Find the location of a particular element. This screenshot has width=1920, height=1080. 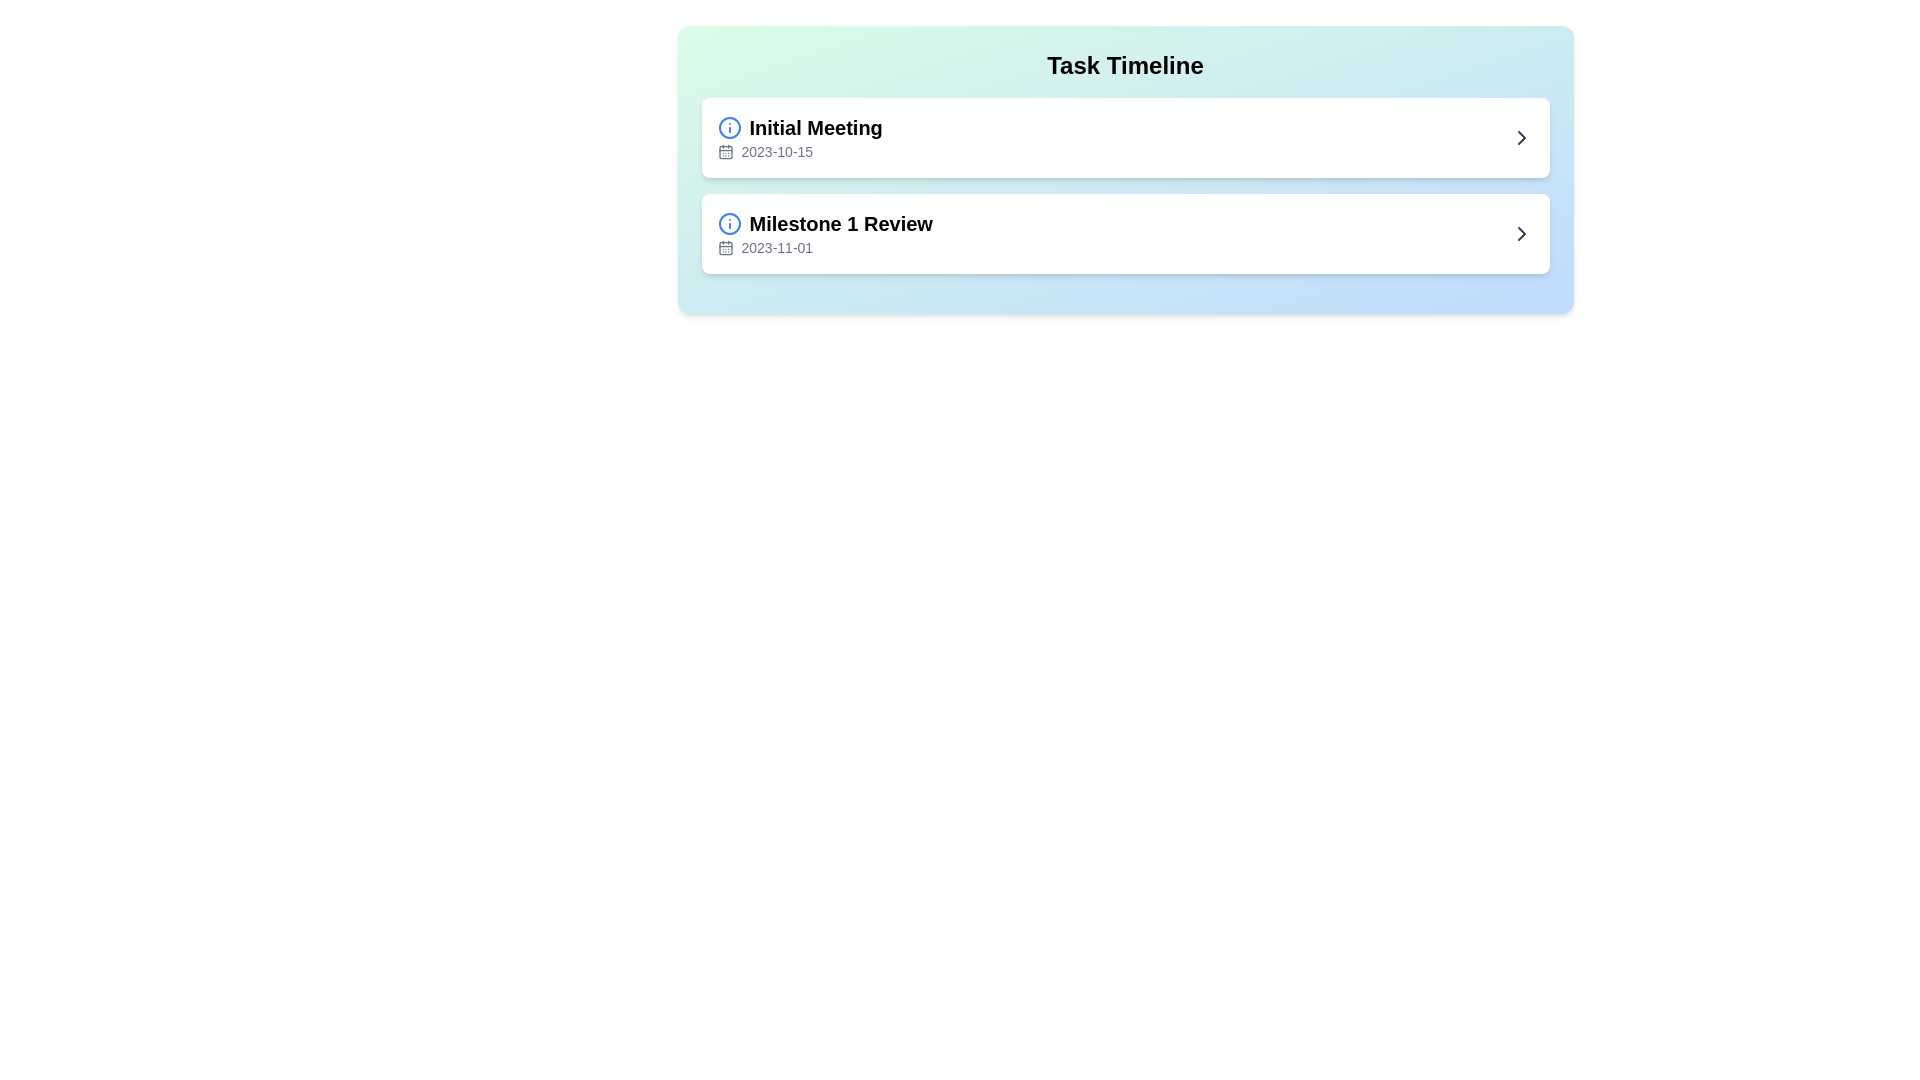

the small, rightward pointing chevron arrow icon located at the far right of the 'Initial Meeting' timeline event entry is located at coordinates (1520, 137).